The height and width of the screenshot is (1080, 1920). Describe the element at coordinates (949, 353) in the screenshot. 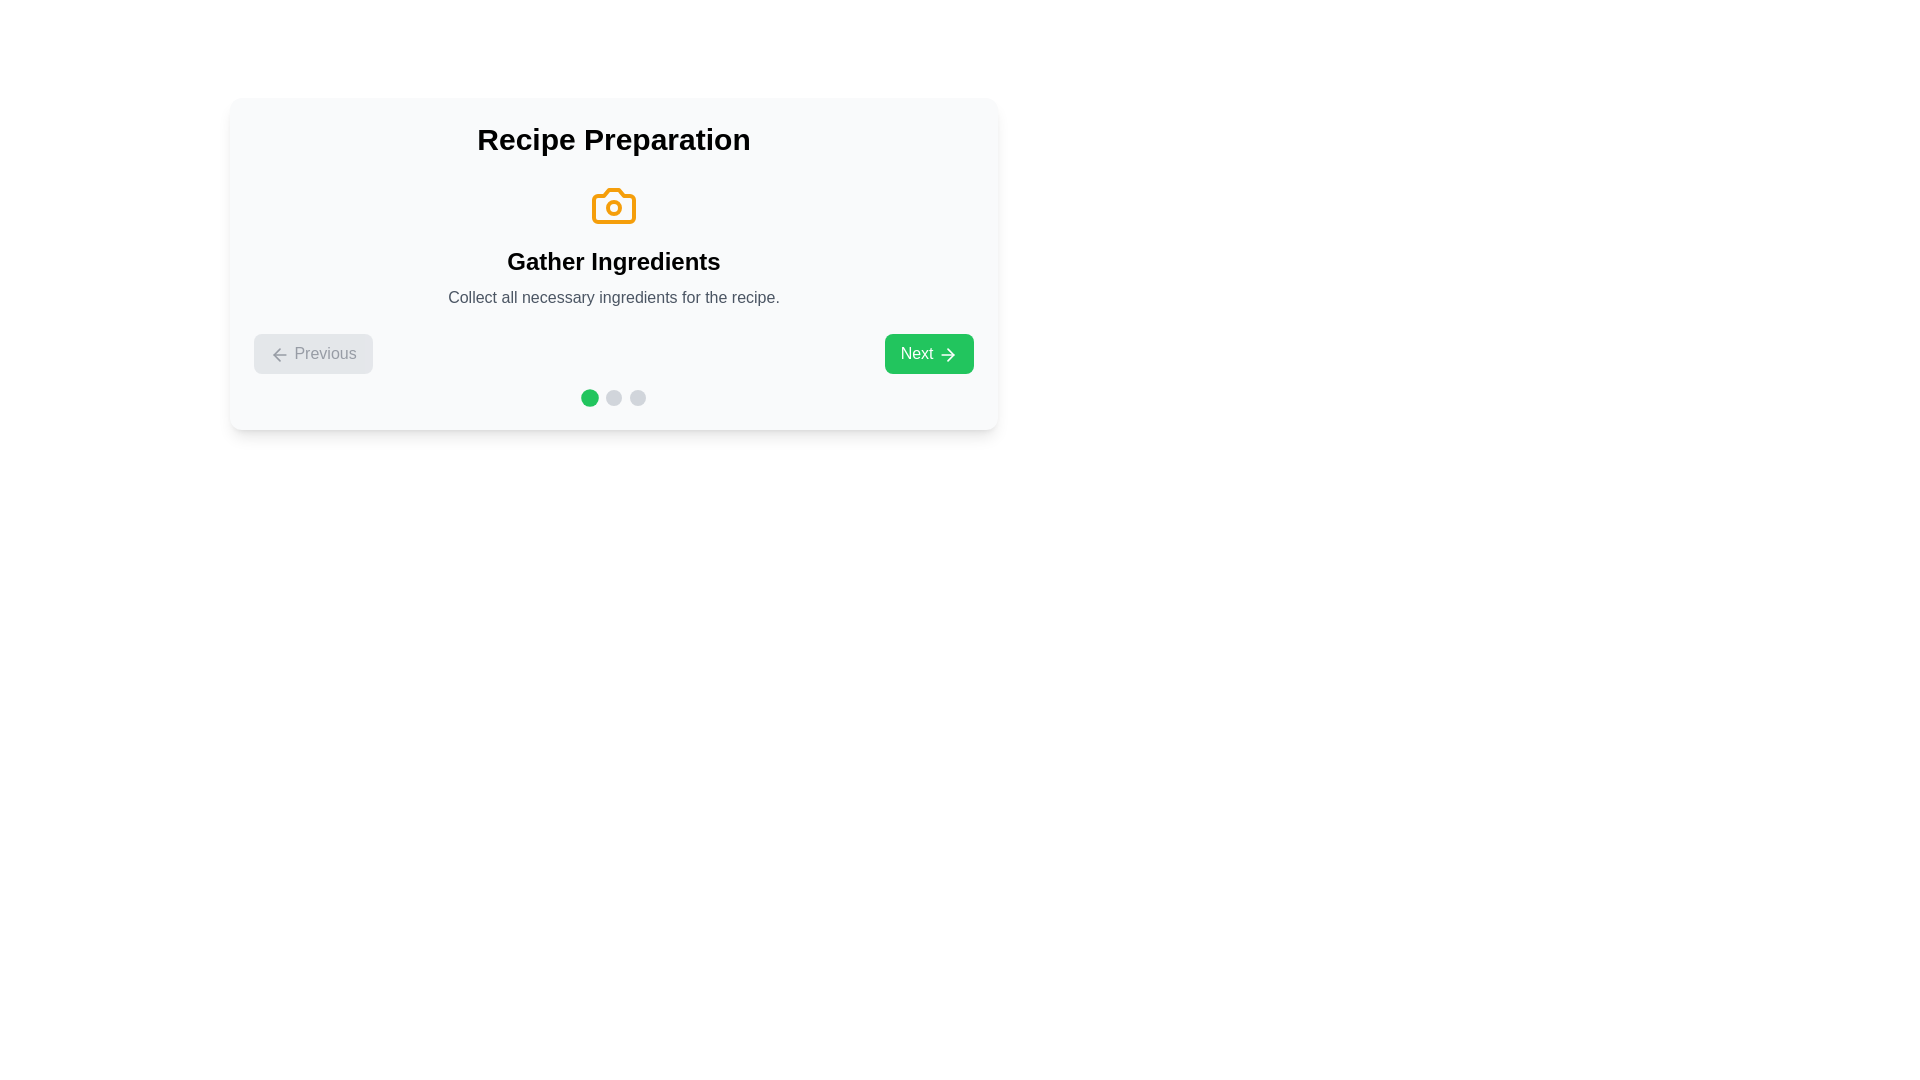

I see `the rightward-pointing arrow icon within the green 'Next' button` at that location.